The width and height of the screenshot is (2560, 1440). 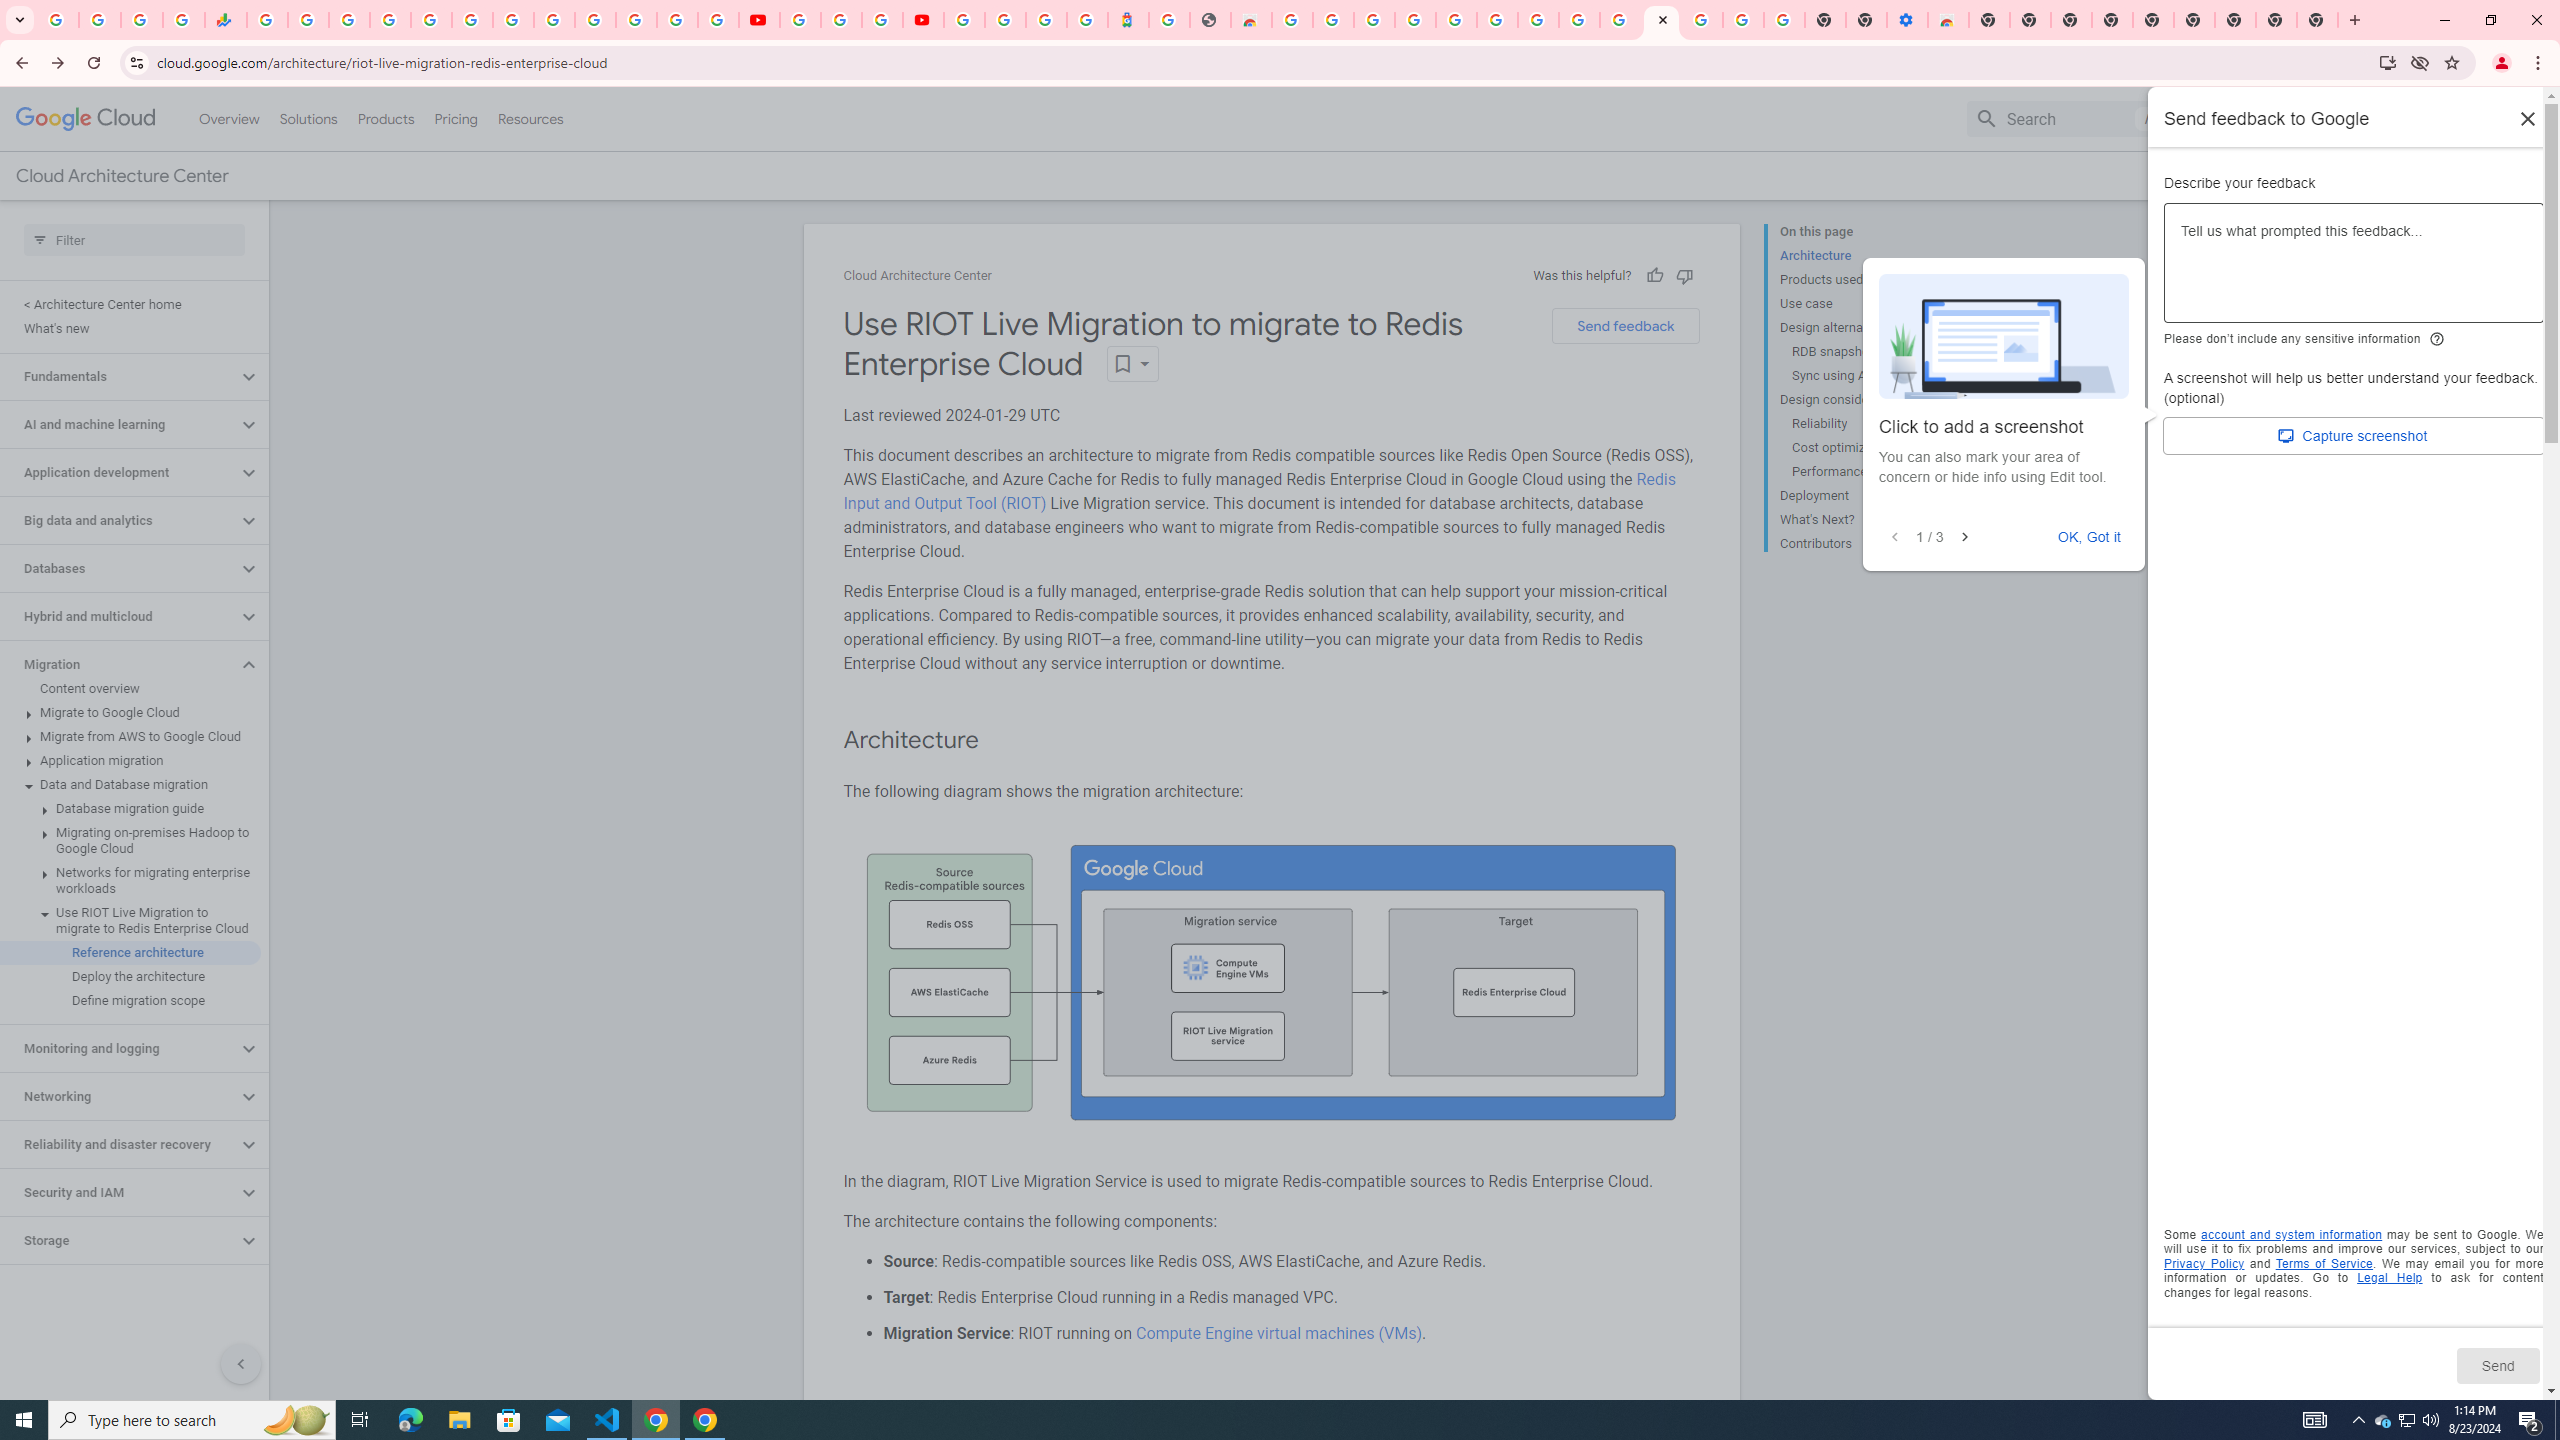 What do you see at coordinates (2388, 1278) in the screenshot?
I see `'Opens in a new tab. Legal Help'` at bounding box center [2388, 1278].